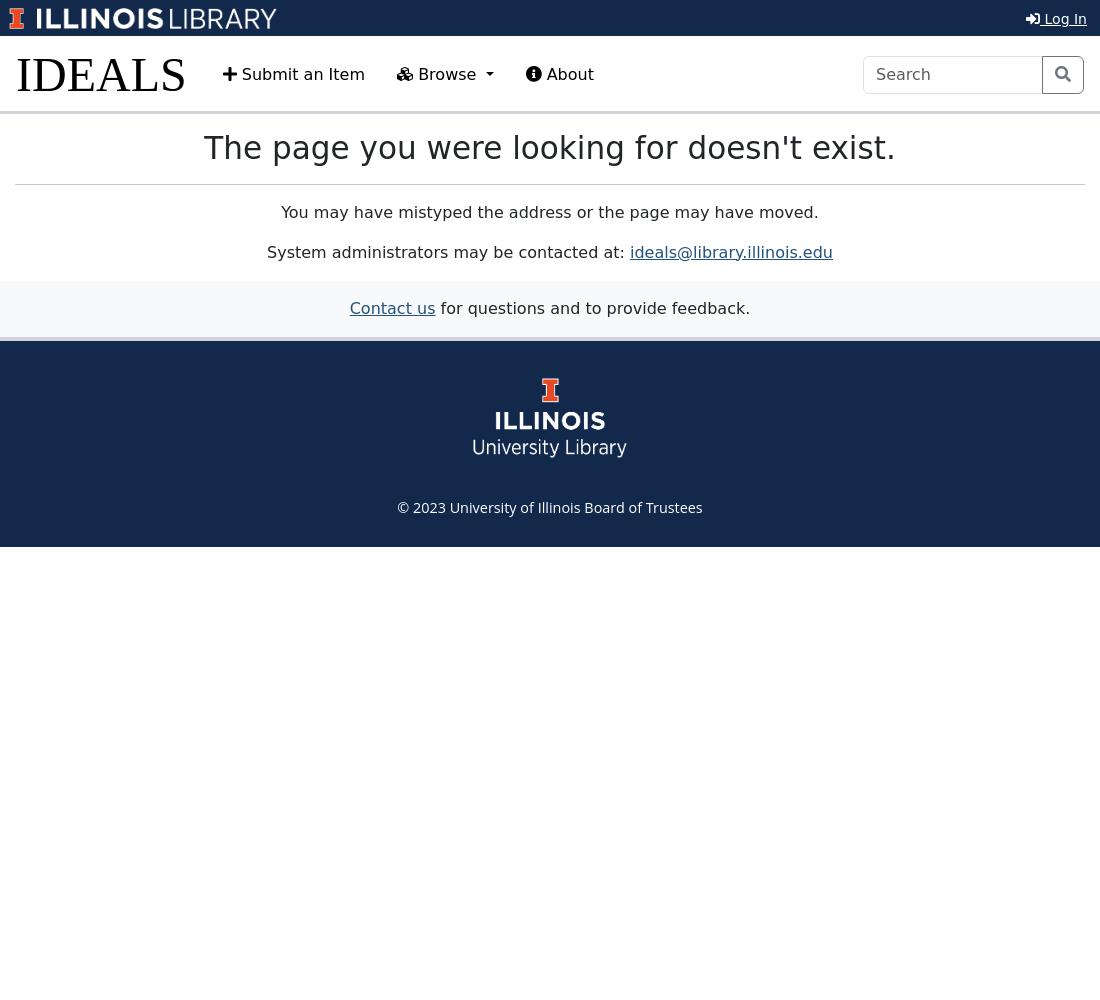 This screenshot has width=1100, height=1000. Describe the element at coordinates (392, 307) in the screenshot. I see `'Contact us'` at that location.